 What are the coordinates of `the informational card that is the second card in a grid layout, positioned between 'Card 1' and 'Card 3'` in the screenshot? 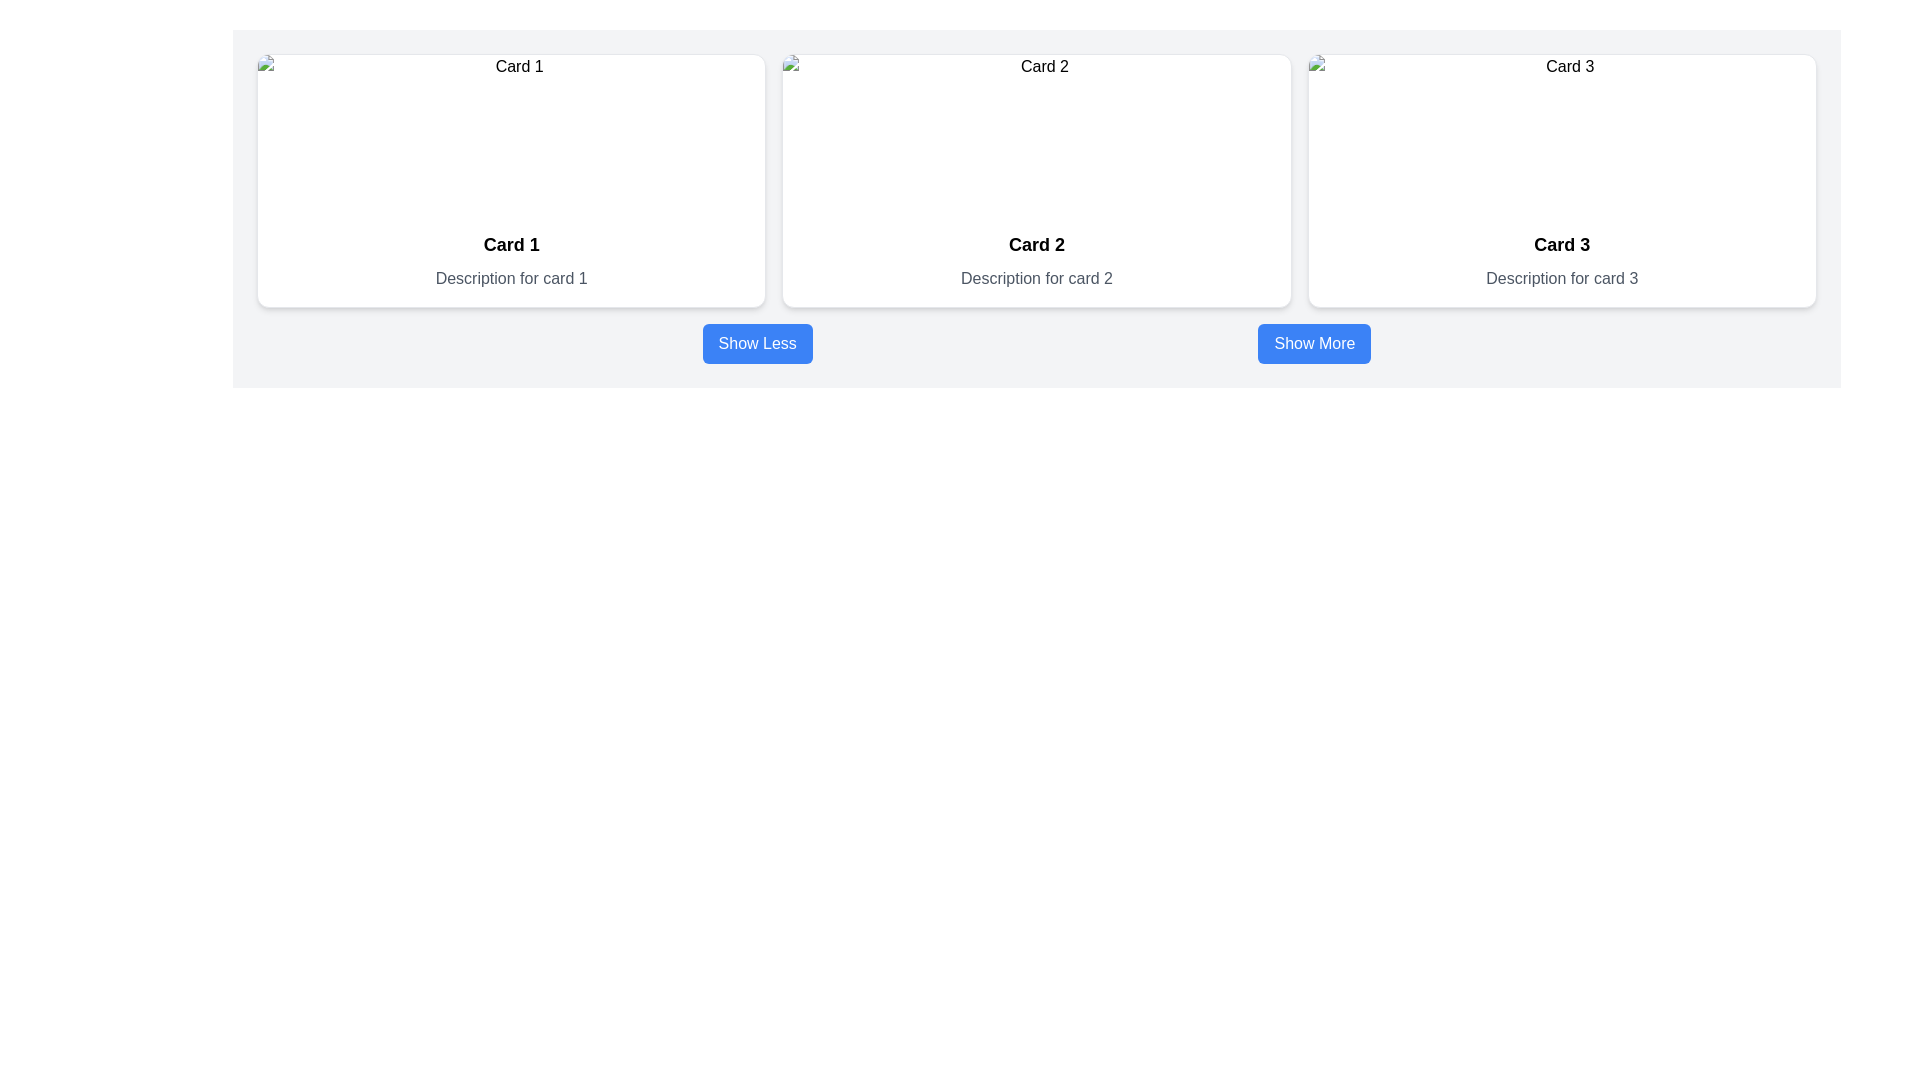 It's located at (1036, 181).